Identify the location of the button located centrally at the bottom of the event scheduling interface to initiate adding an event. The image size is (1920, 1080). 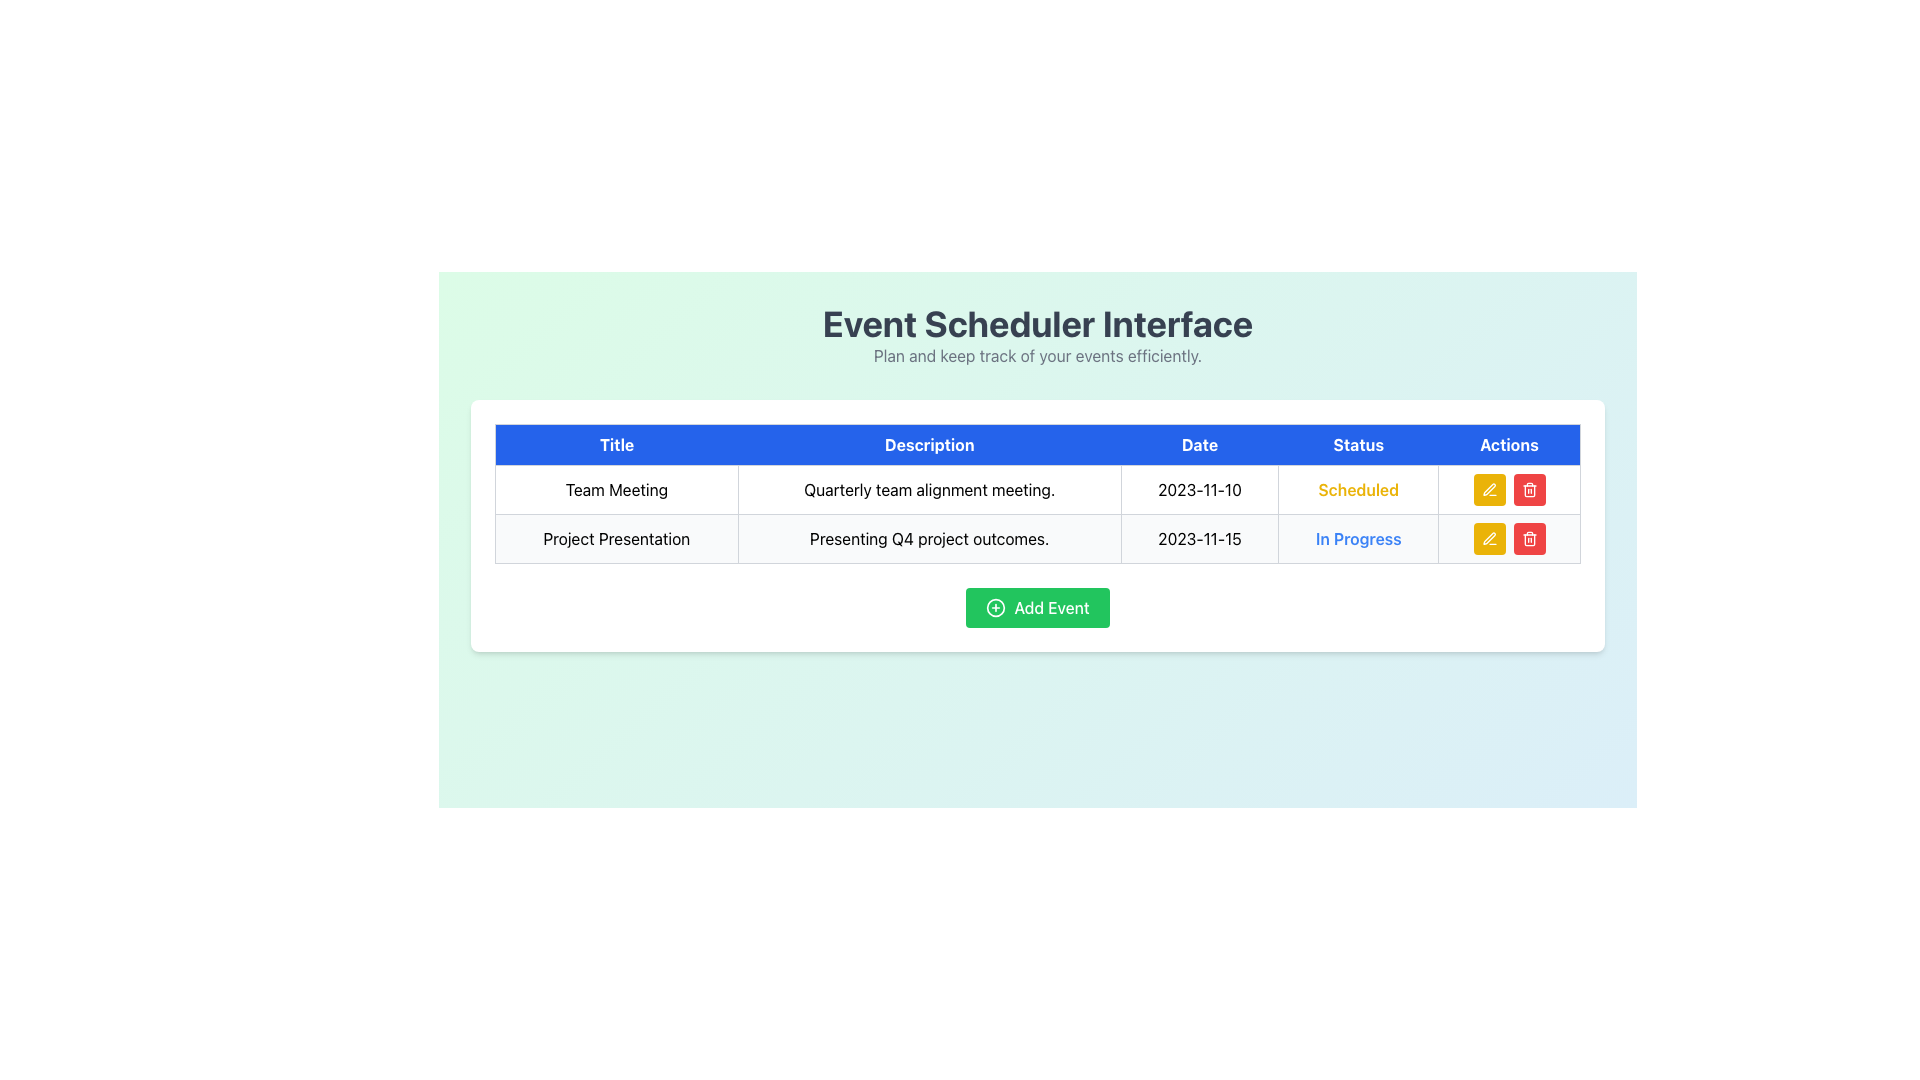
(1037, 607).